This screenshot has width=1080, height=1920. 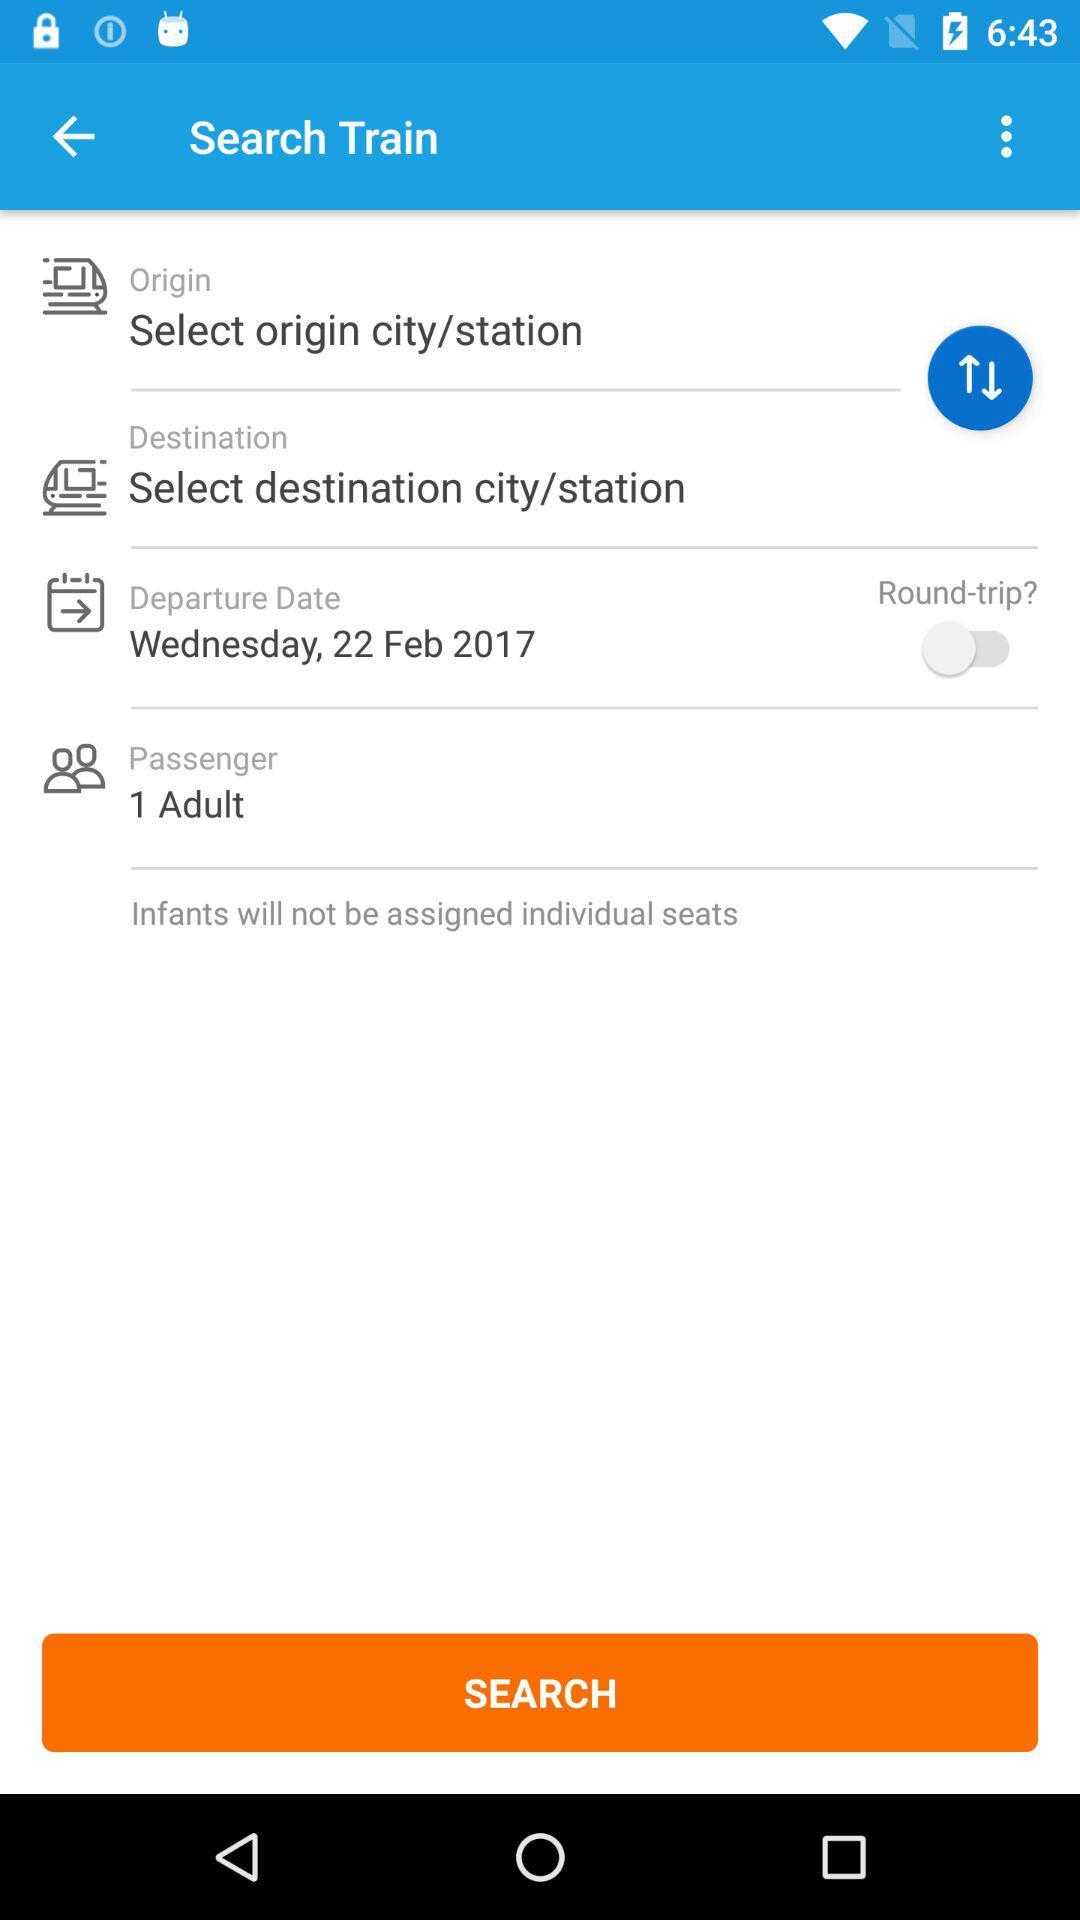 What do you see at coordinates (974, 648) in the screenshot?
I see `round trip option` at bounding box center [974, 648].